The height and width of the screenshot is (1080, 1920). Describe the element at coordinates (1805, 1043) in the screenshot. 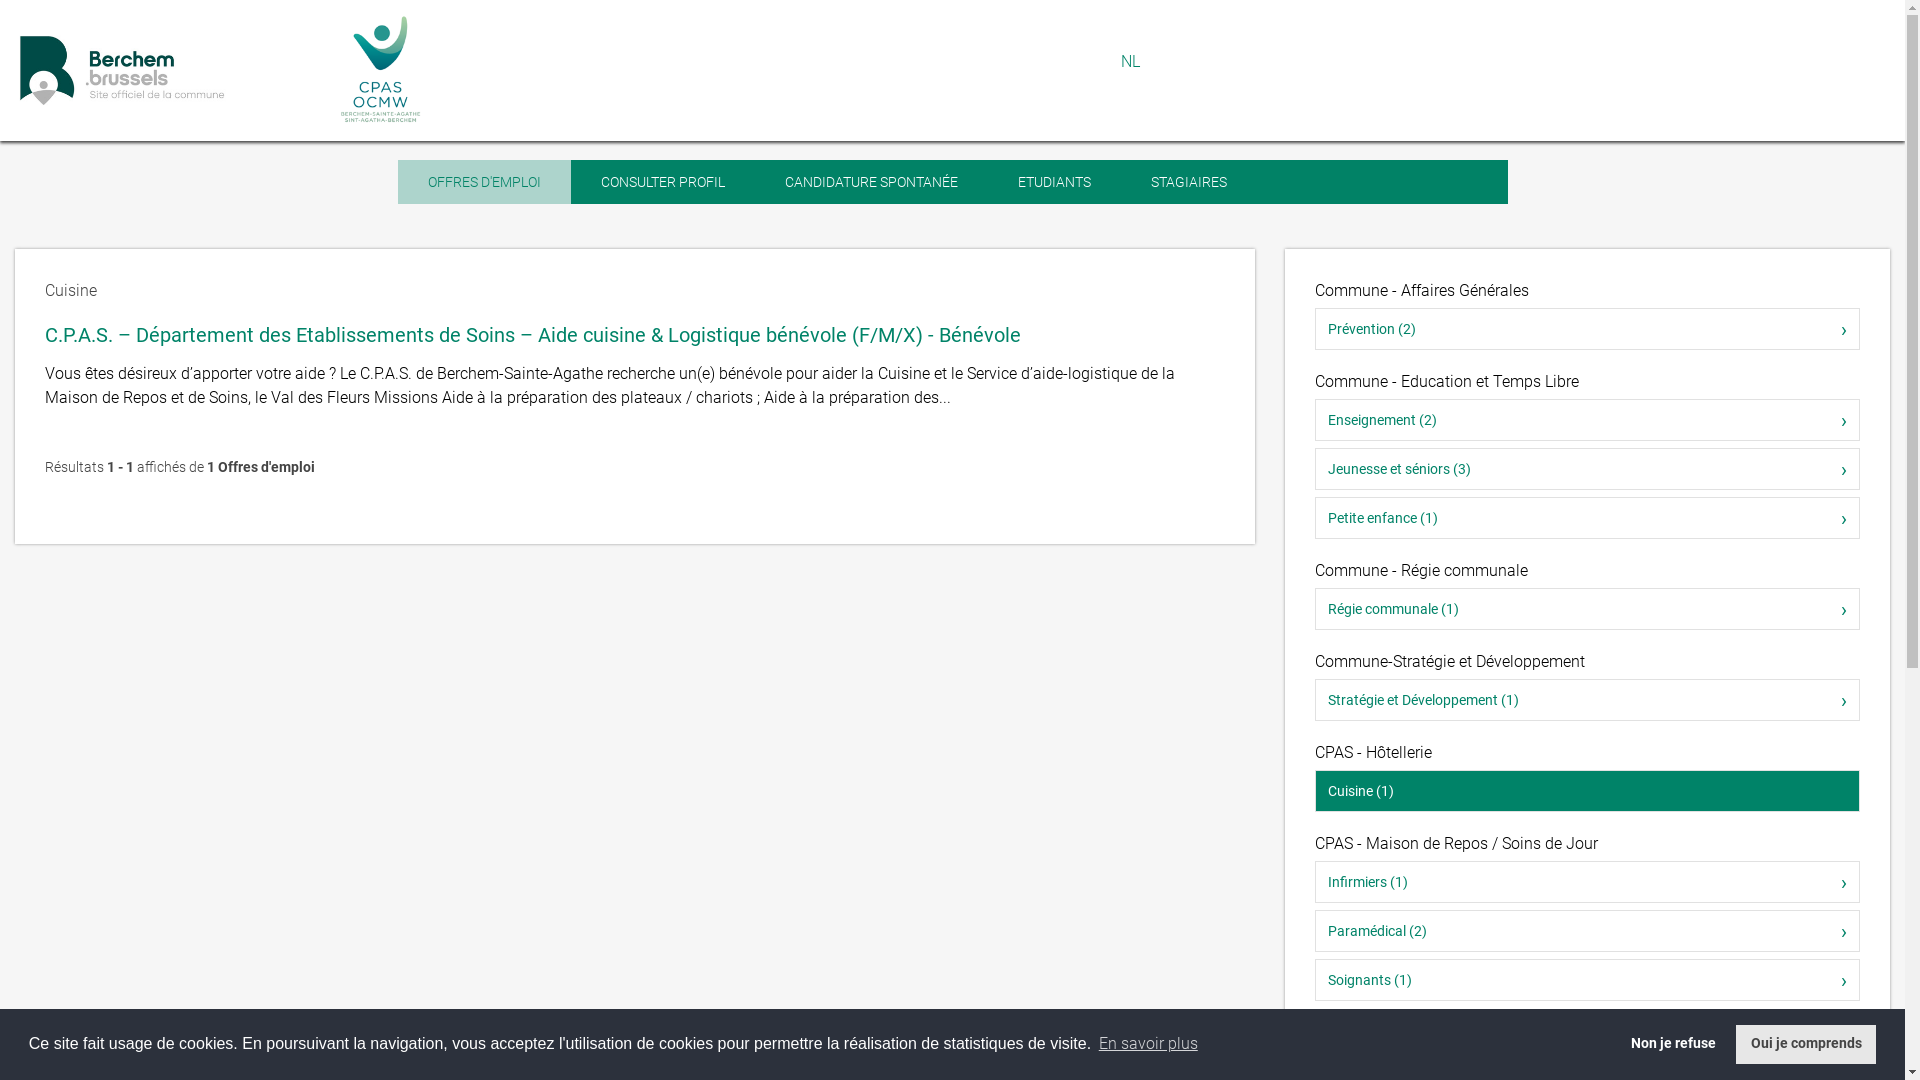

I see `'Oui je comprends'` at that location.